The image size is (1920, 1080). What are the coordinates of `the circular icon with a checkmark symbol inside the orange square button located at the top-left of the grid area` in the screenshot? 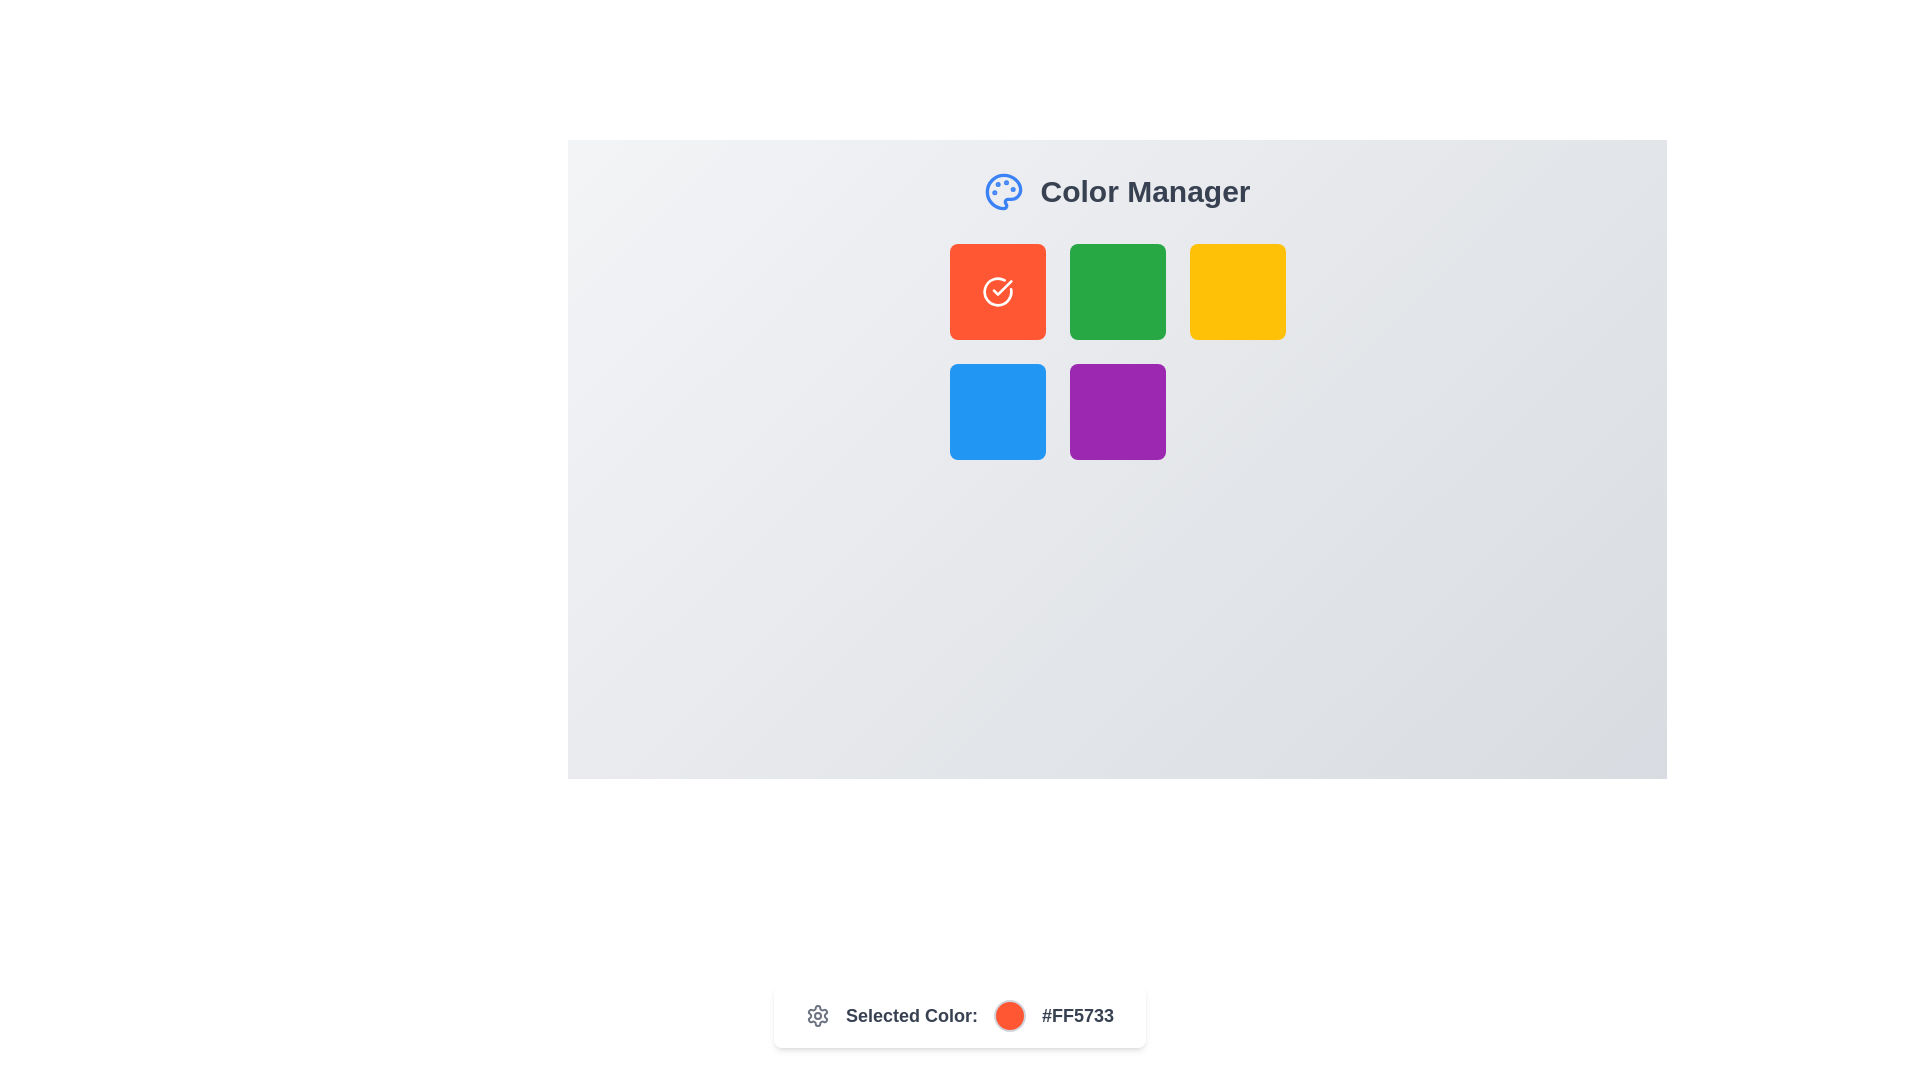 It's located at (997, 292).